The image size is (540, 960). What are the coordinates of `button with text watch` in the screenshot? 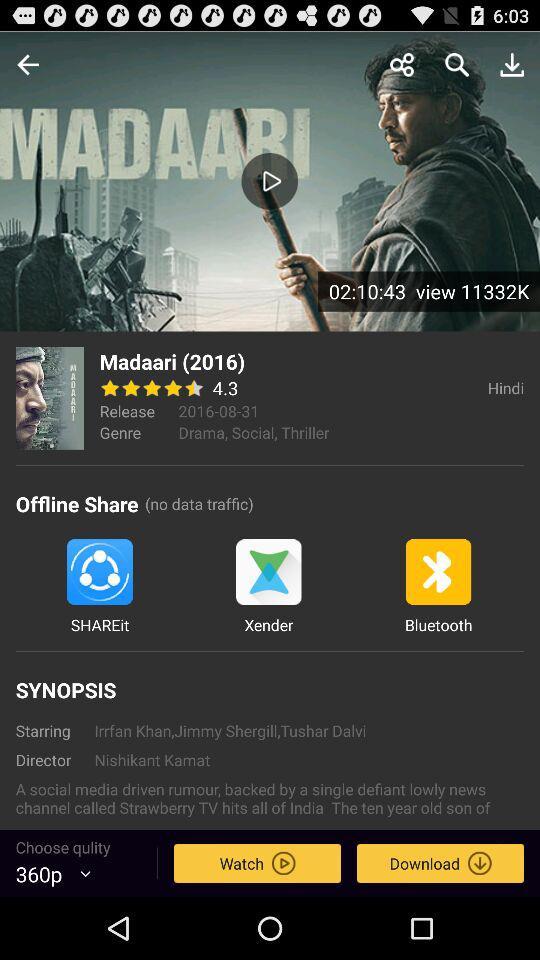 It's located at (257, 862).